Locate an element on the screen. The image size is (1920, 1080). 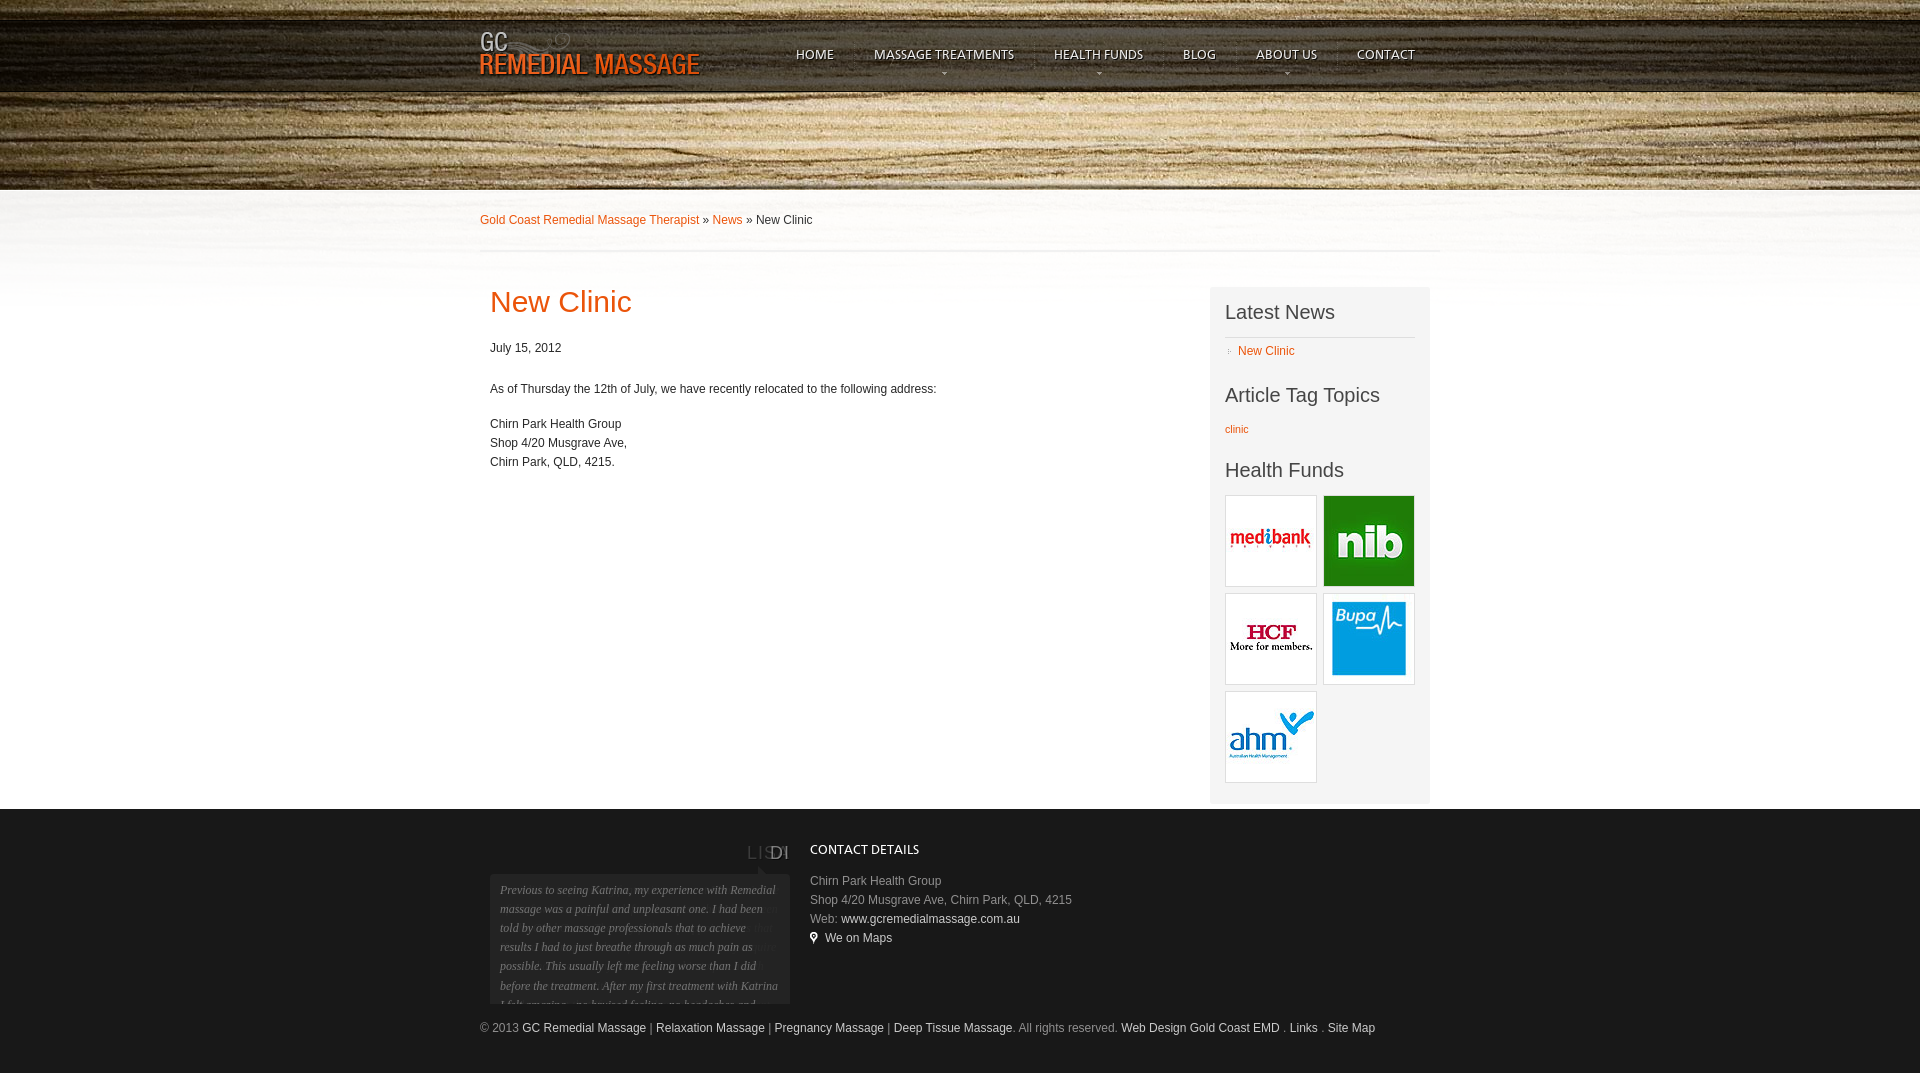
'Links' is located at coordinates (1290, 1028).